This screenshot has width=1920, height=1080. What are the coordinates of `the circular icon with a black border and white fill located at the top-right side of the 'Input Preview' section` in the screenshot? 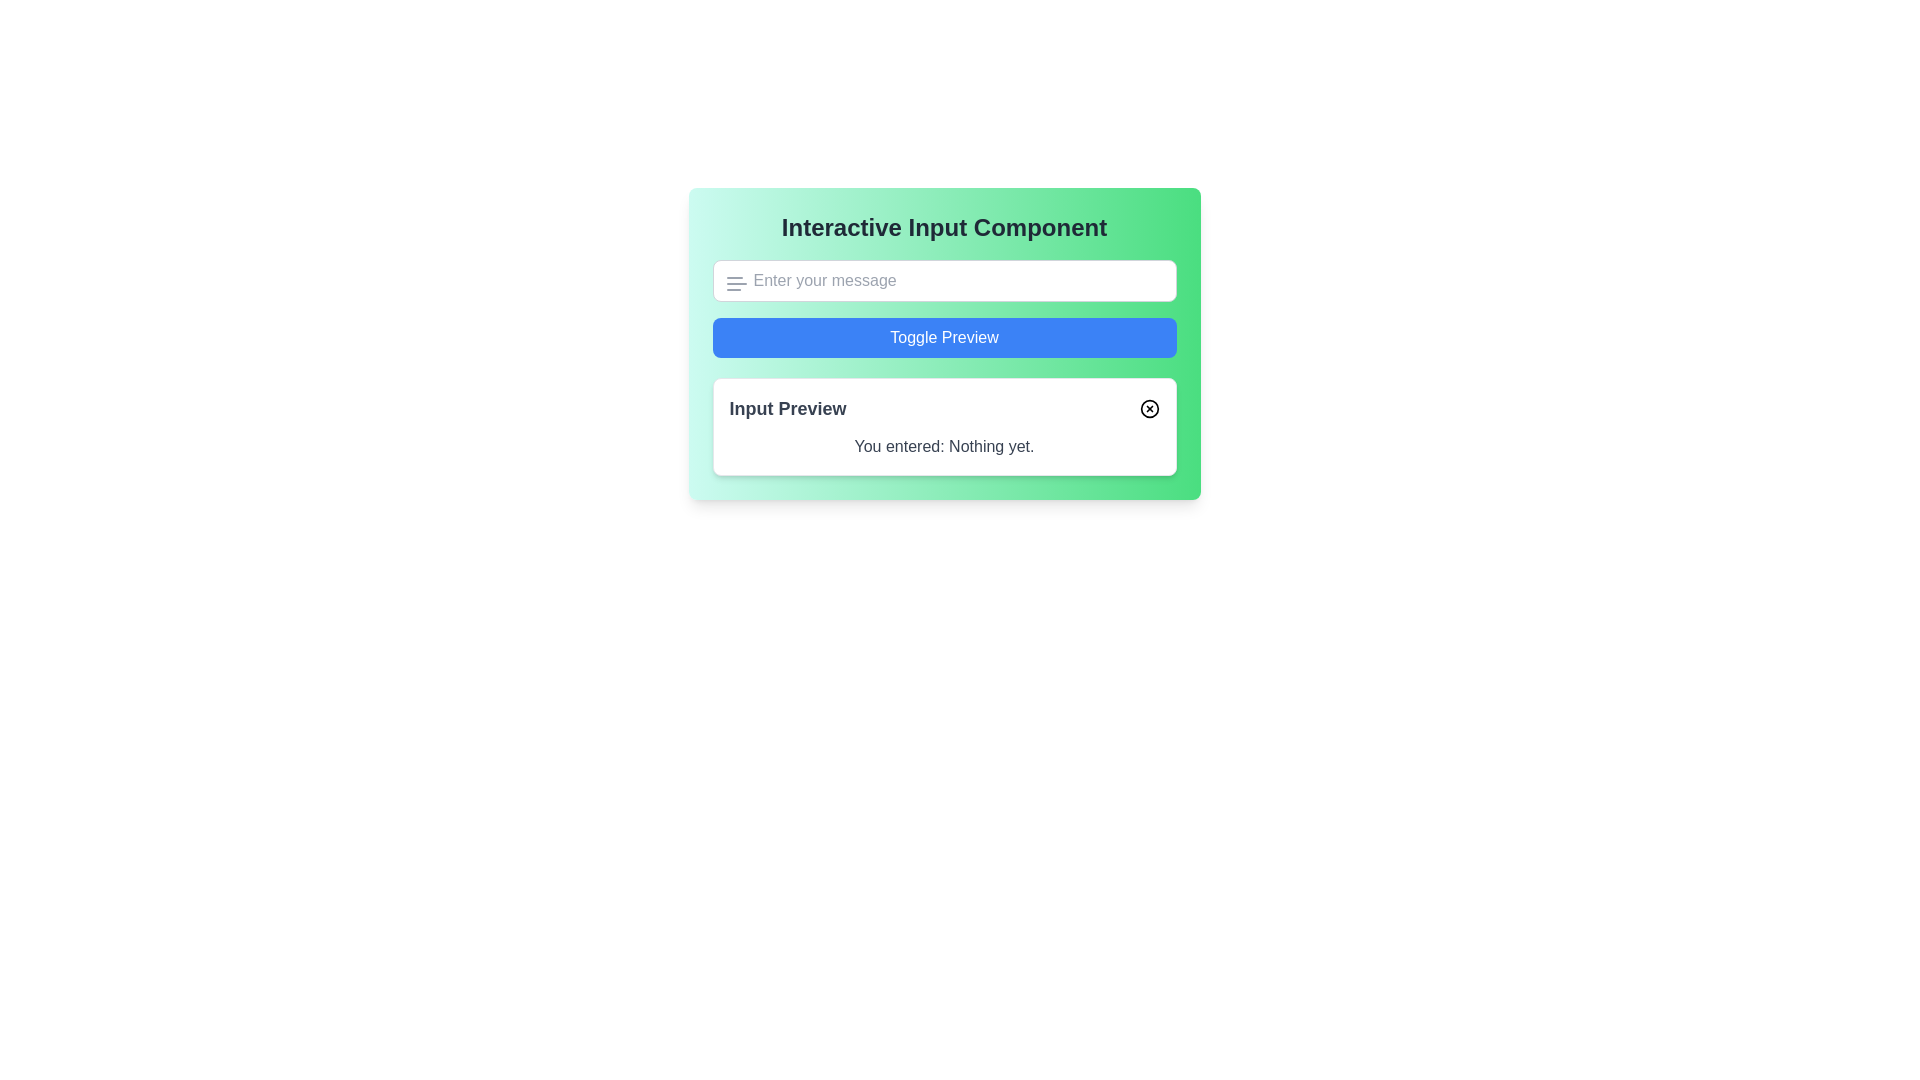 It's located at (1149, 407).